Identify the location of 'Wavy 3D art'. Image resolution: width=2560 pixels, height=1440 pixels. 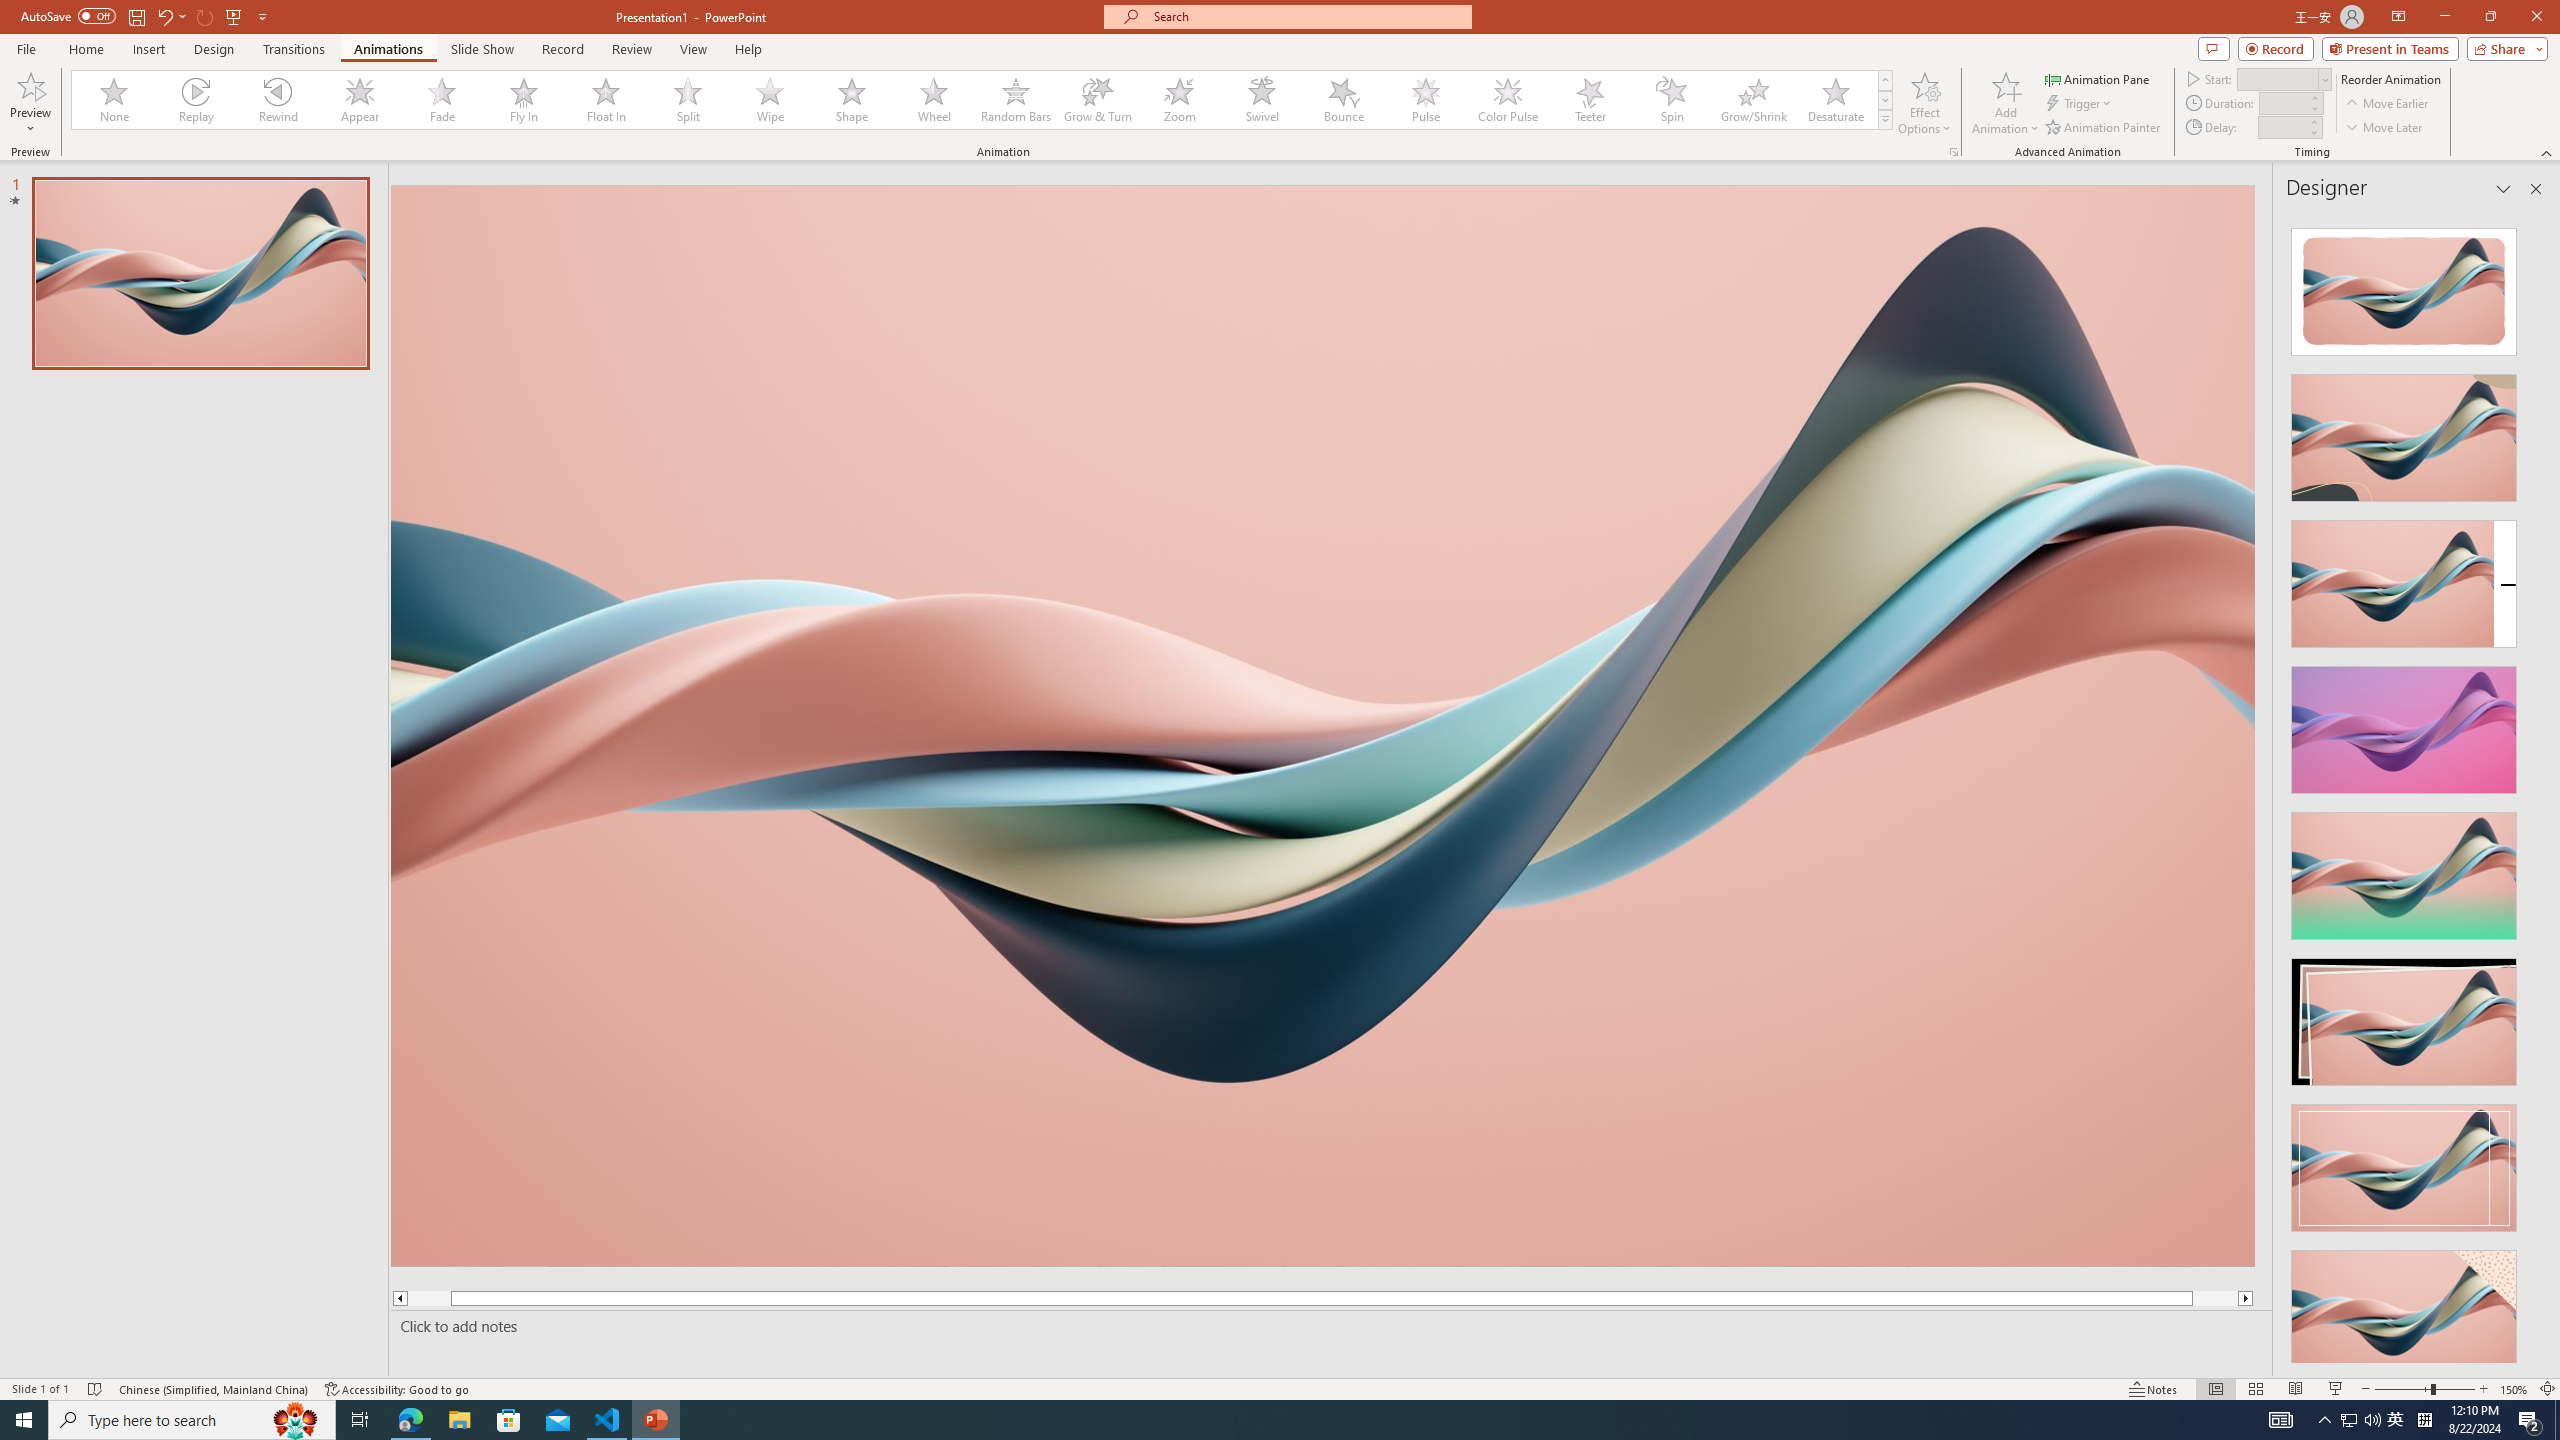
(1322, 724).